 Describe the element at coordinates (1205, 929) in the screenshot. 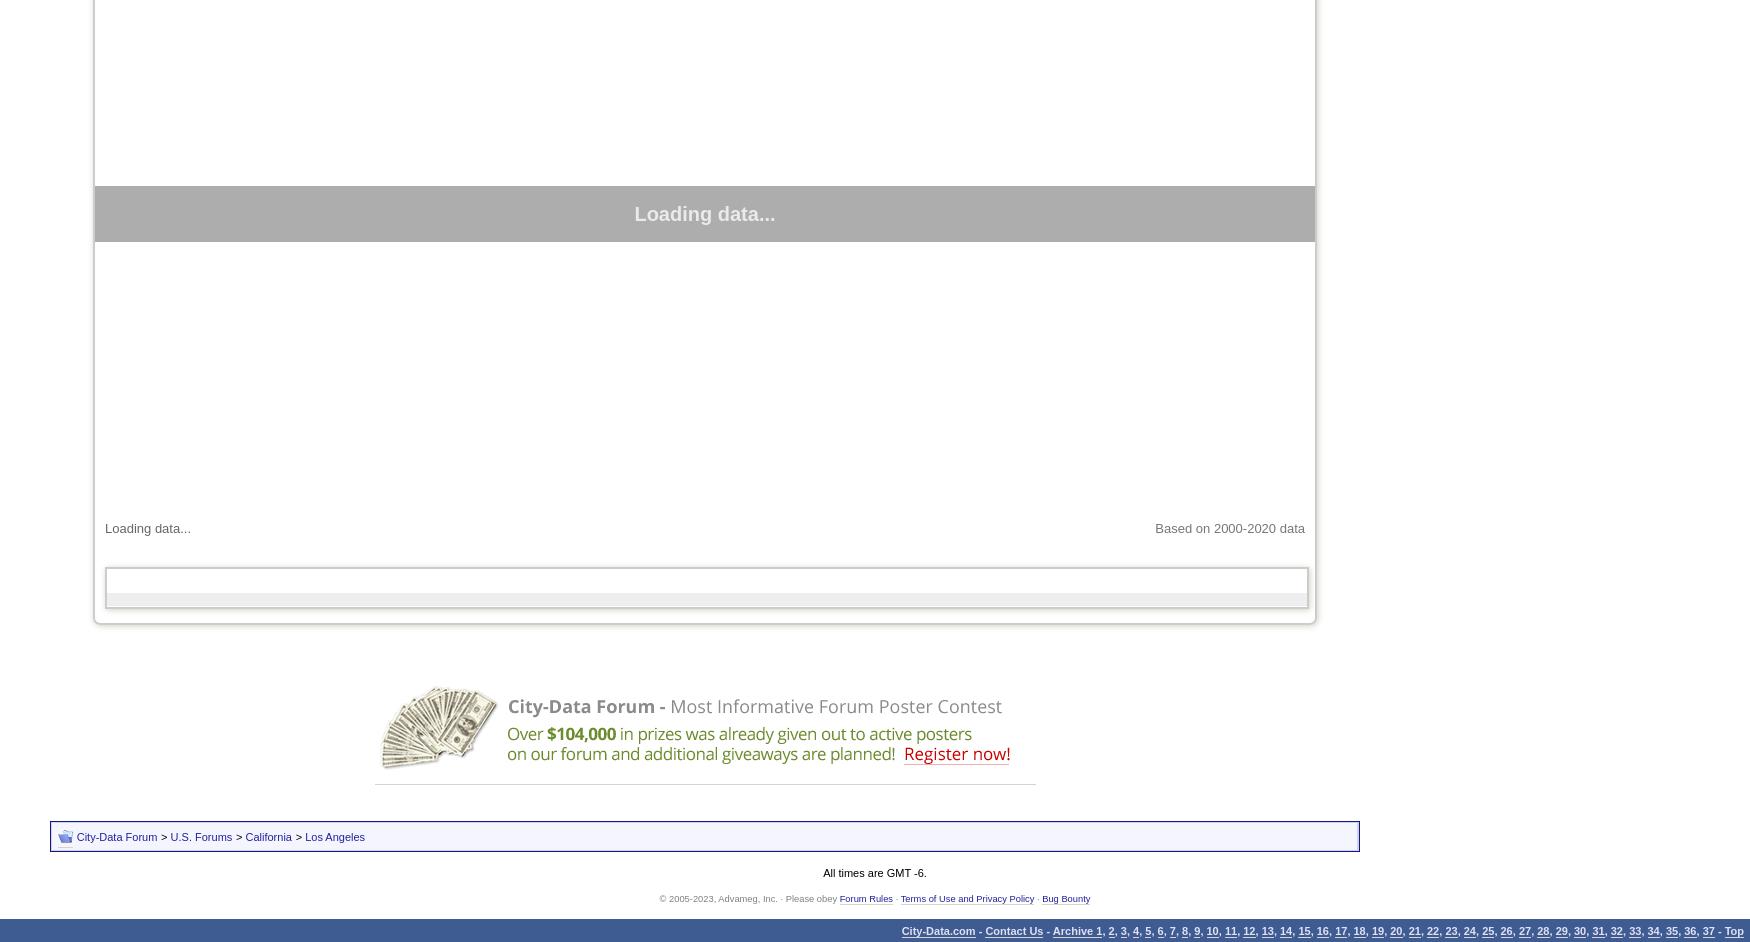

I see `'10'` at that location.